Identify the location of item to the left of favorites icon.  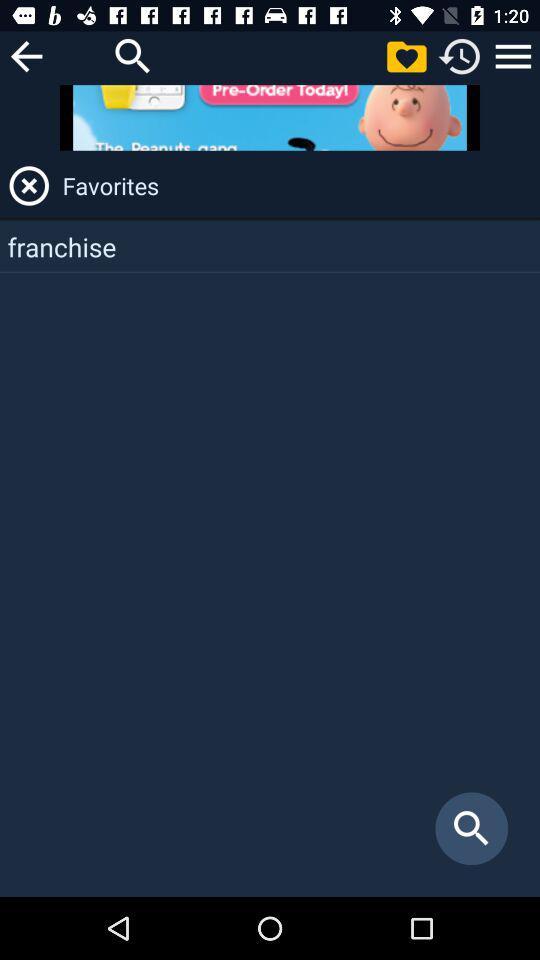
(28, 186).